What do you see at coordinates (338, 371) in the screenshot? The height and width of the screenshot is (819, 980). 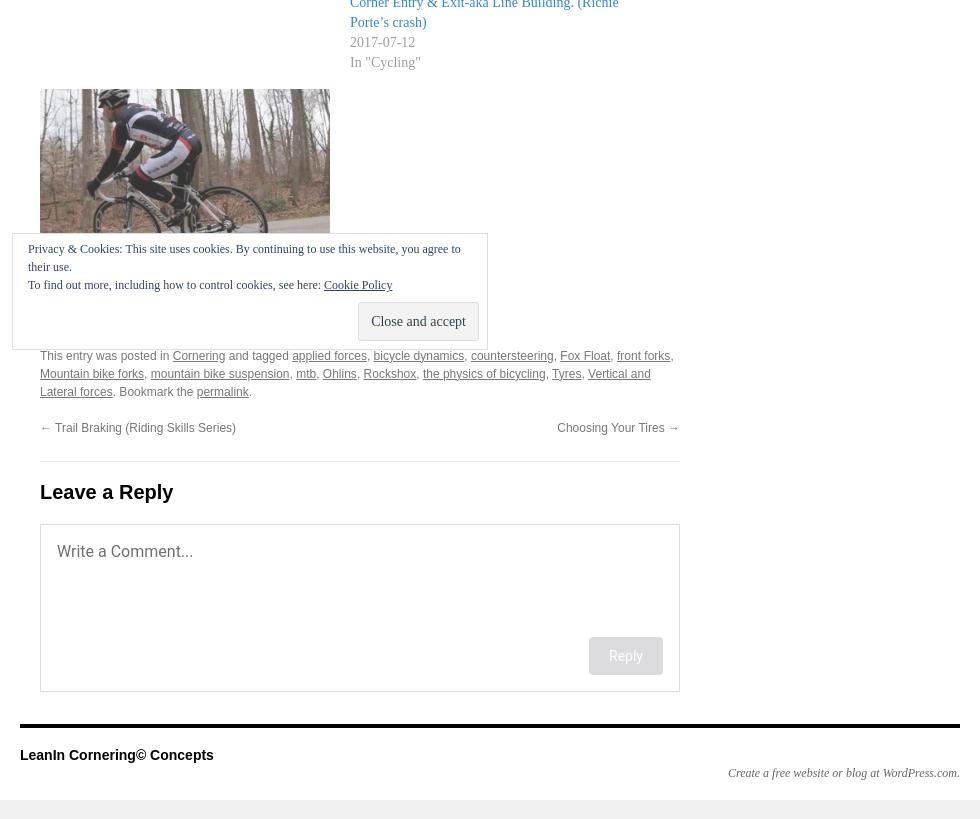 I see `'Ohlins'` at bounding box center [338, 371].